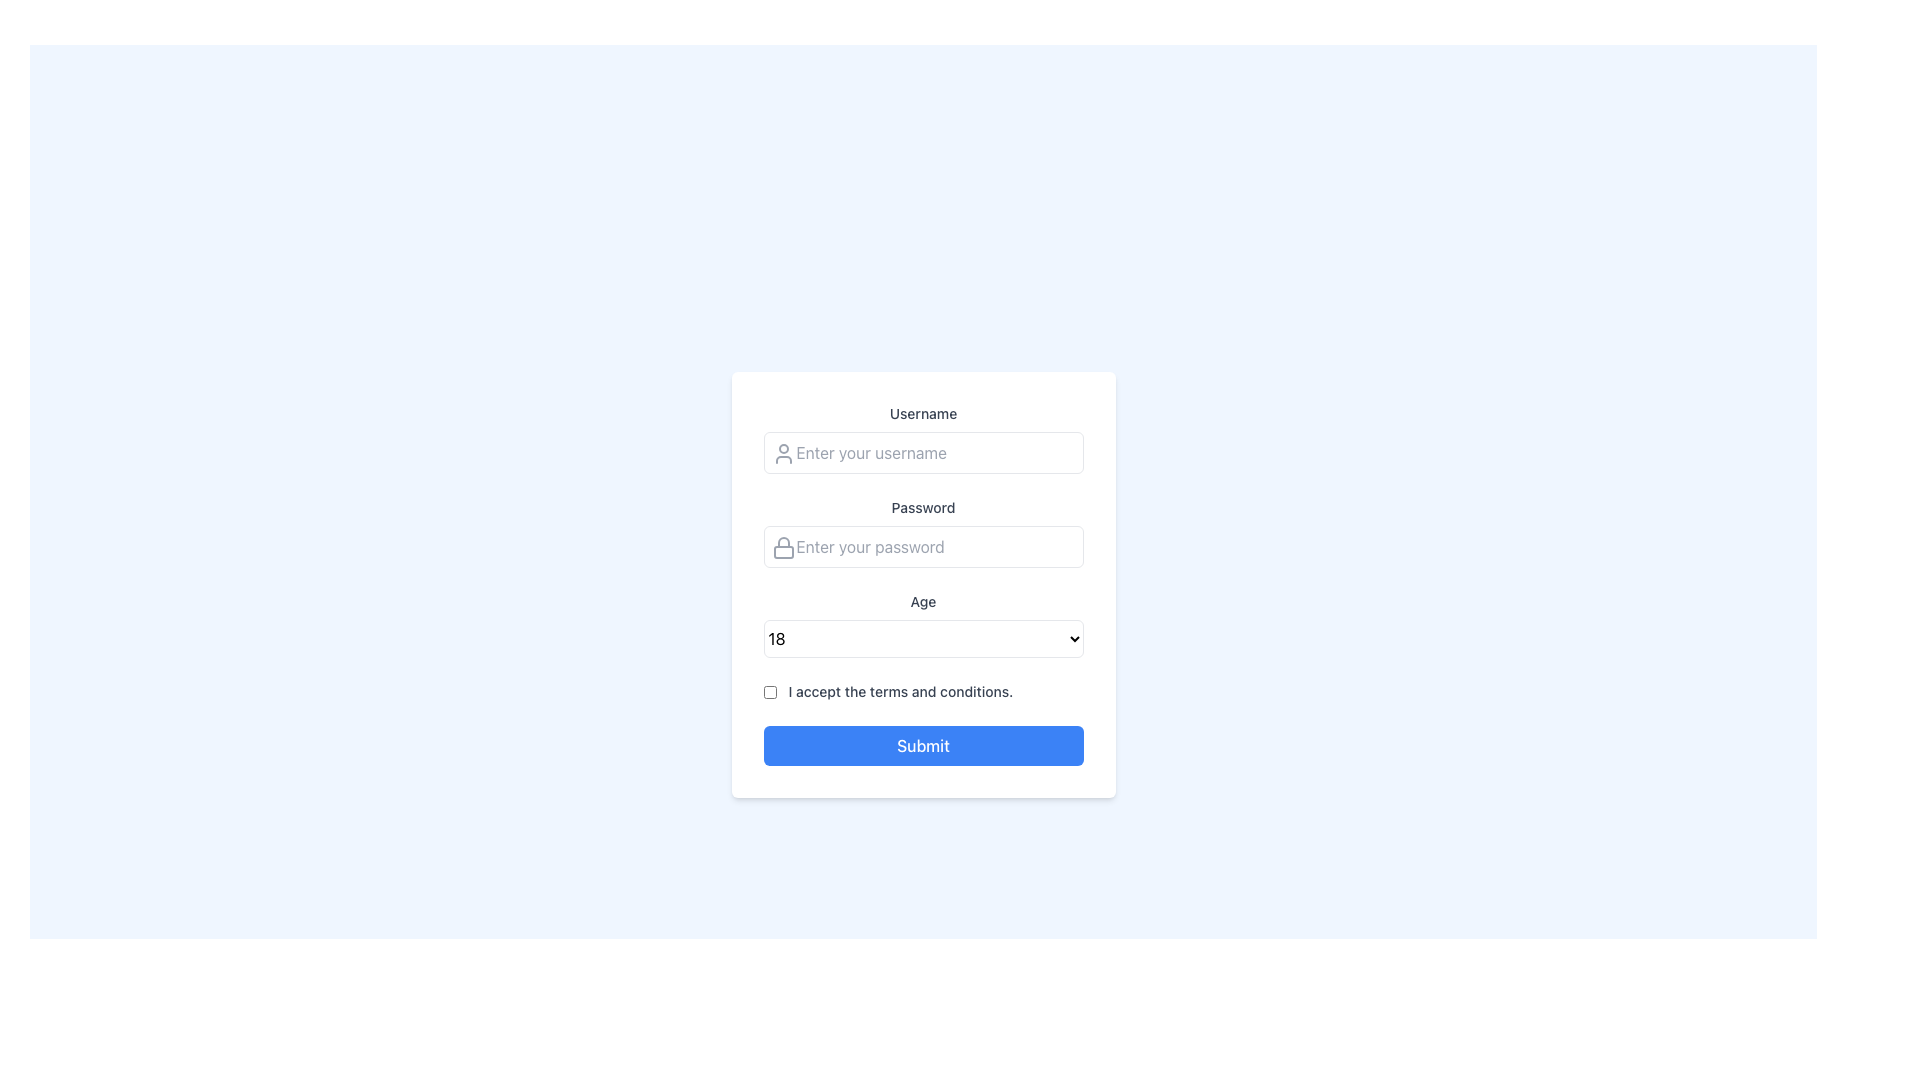 The image size is (1920, 1080). I want to click on the 'Age' label which is styled with a gray color and medium-size font, positioned above the dropdown field in the form layout, so click(922, 600).